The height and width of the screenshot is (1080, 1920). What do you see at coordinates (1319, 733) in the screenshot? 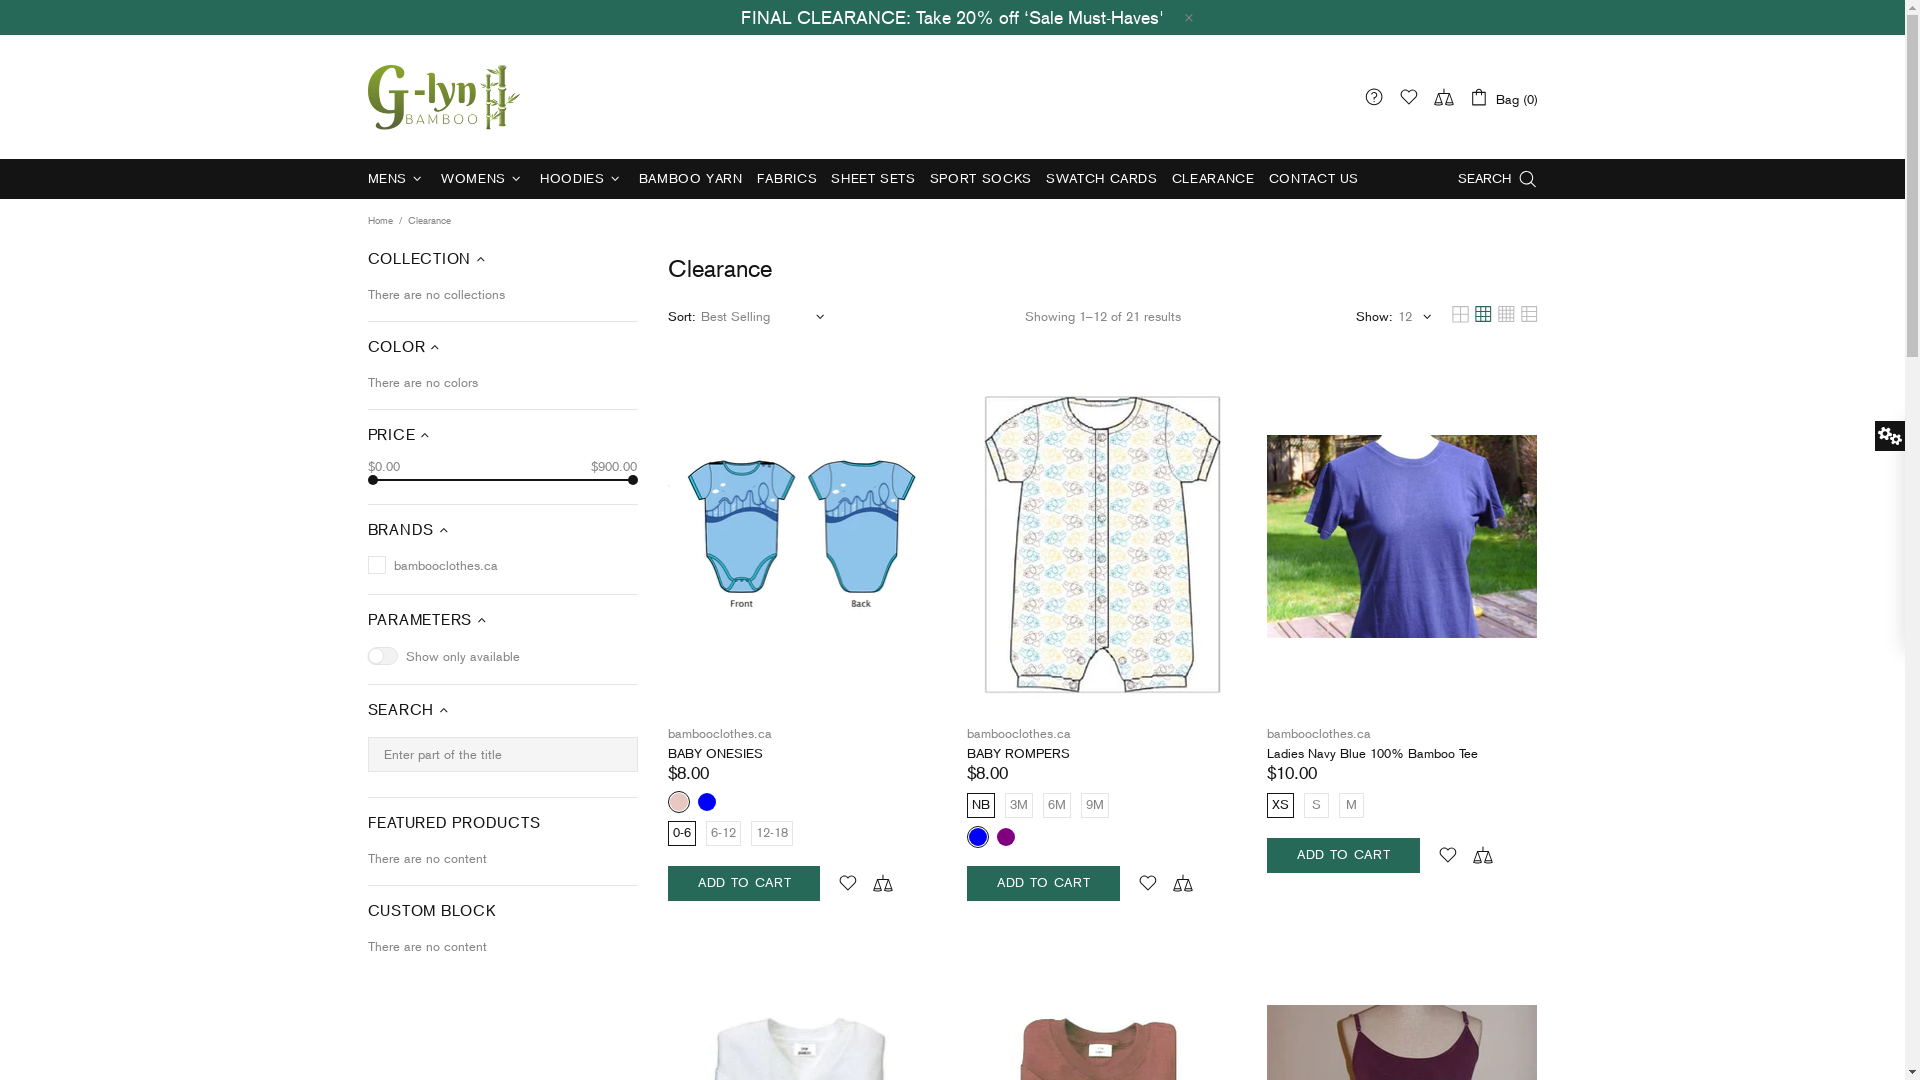
I see `'bambooclothes.ca'` at bounding box center [1319, 733].